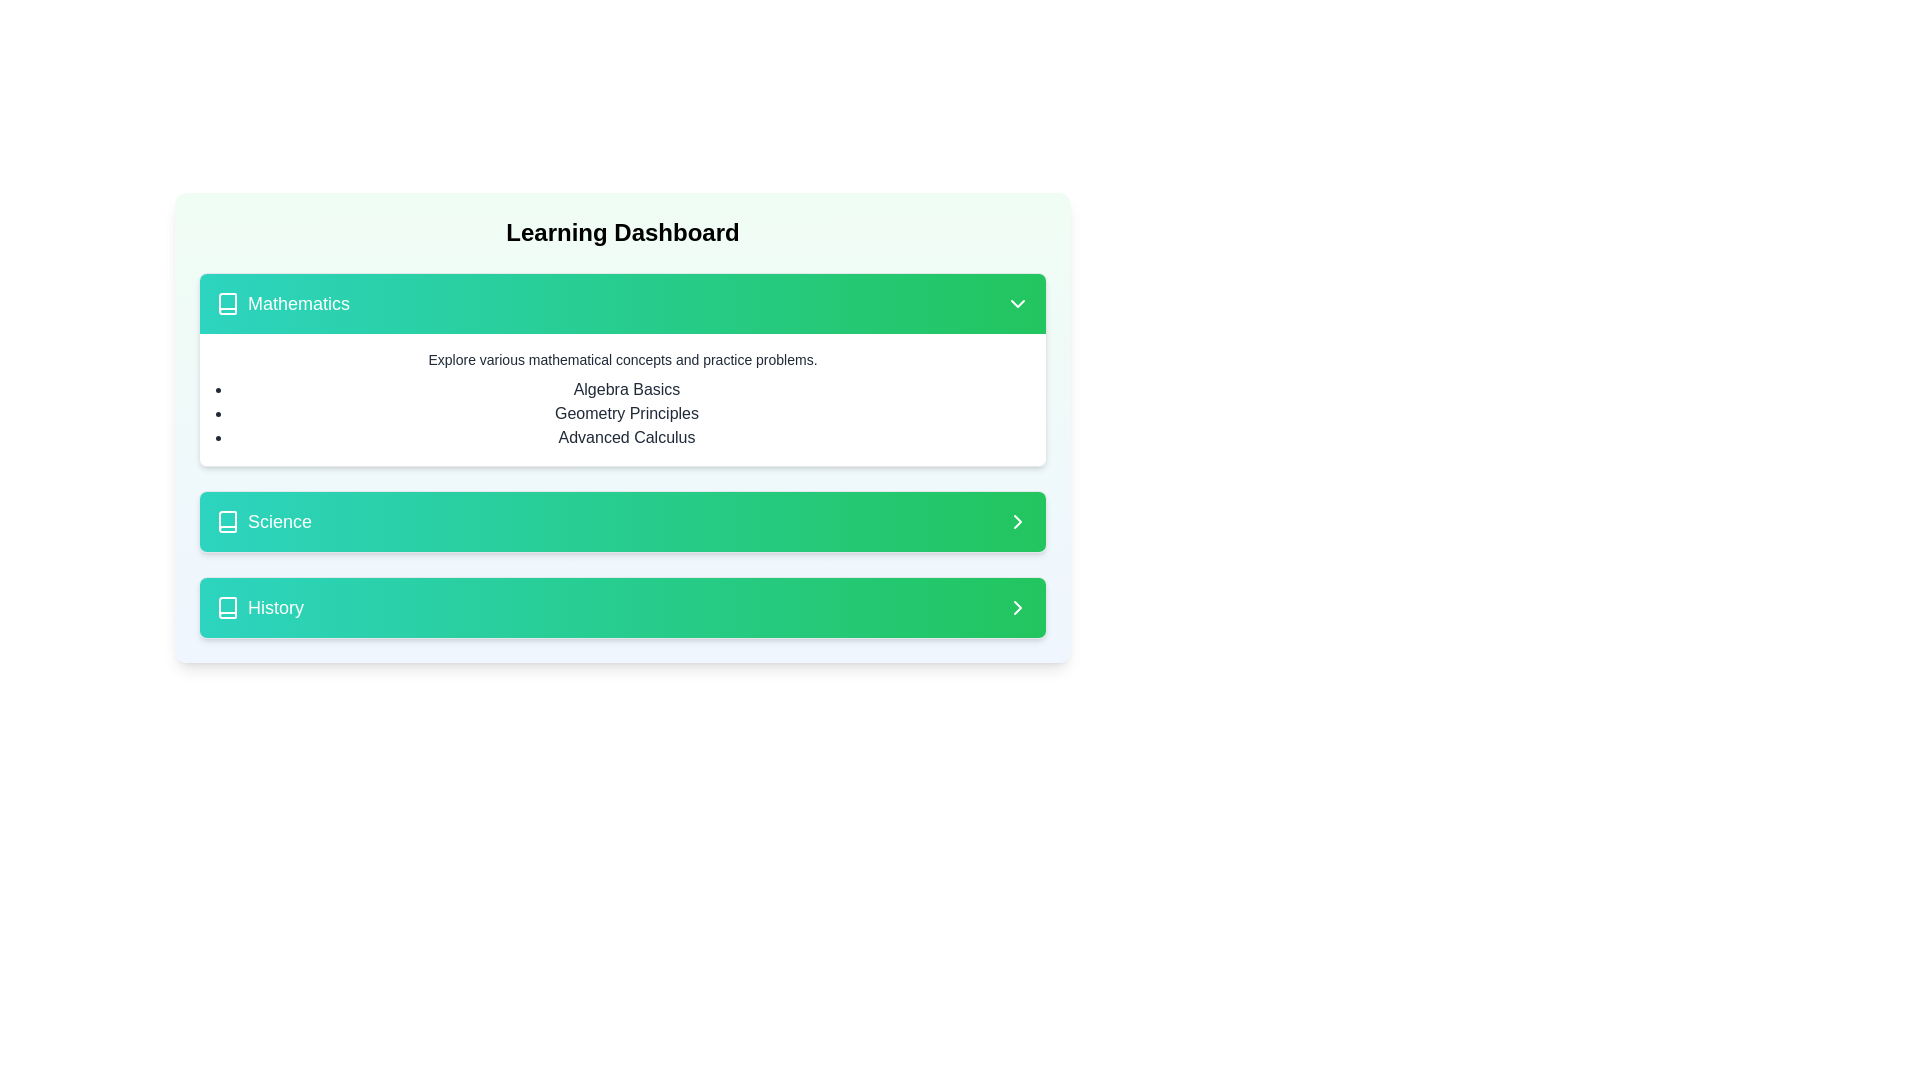  I want to click on listed topics from the first card in the vertical stack of subject categories on the Learning Dashboard interface, so click(622, 370).